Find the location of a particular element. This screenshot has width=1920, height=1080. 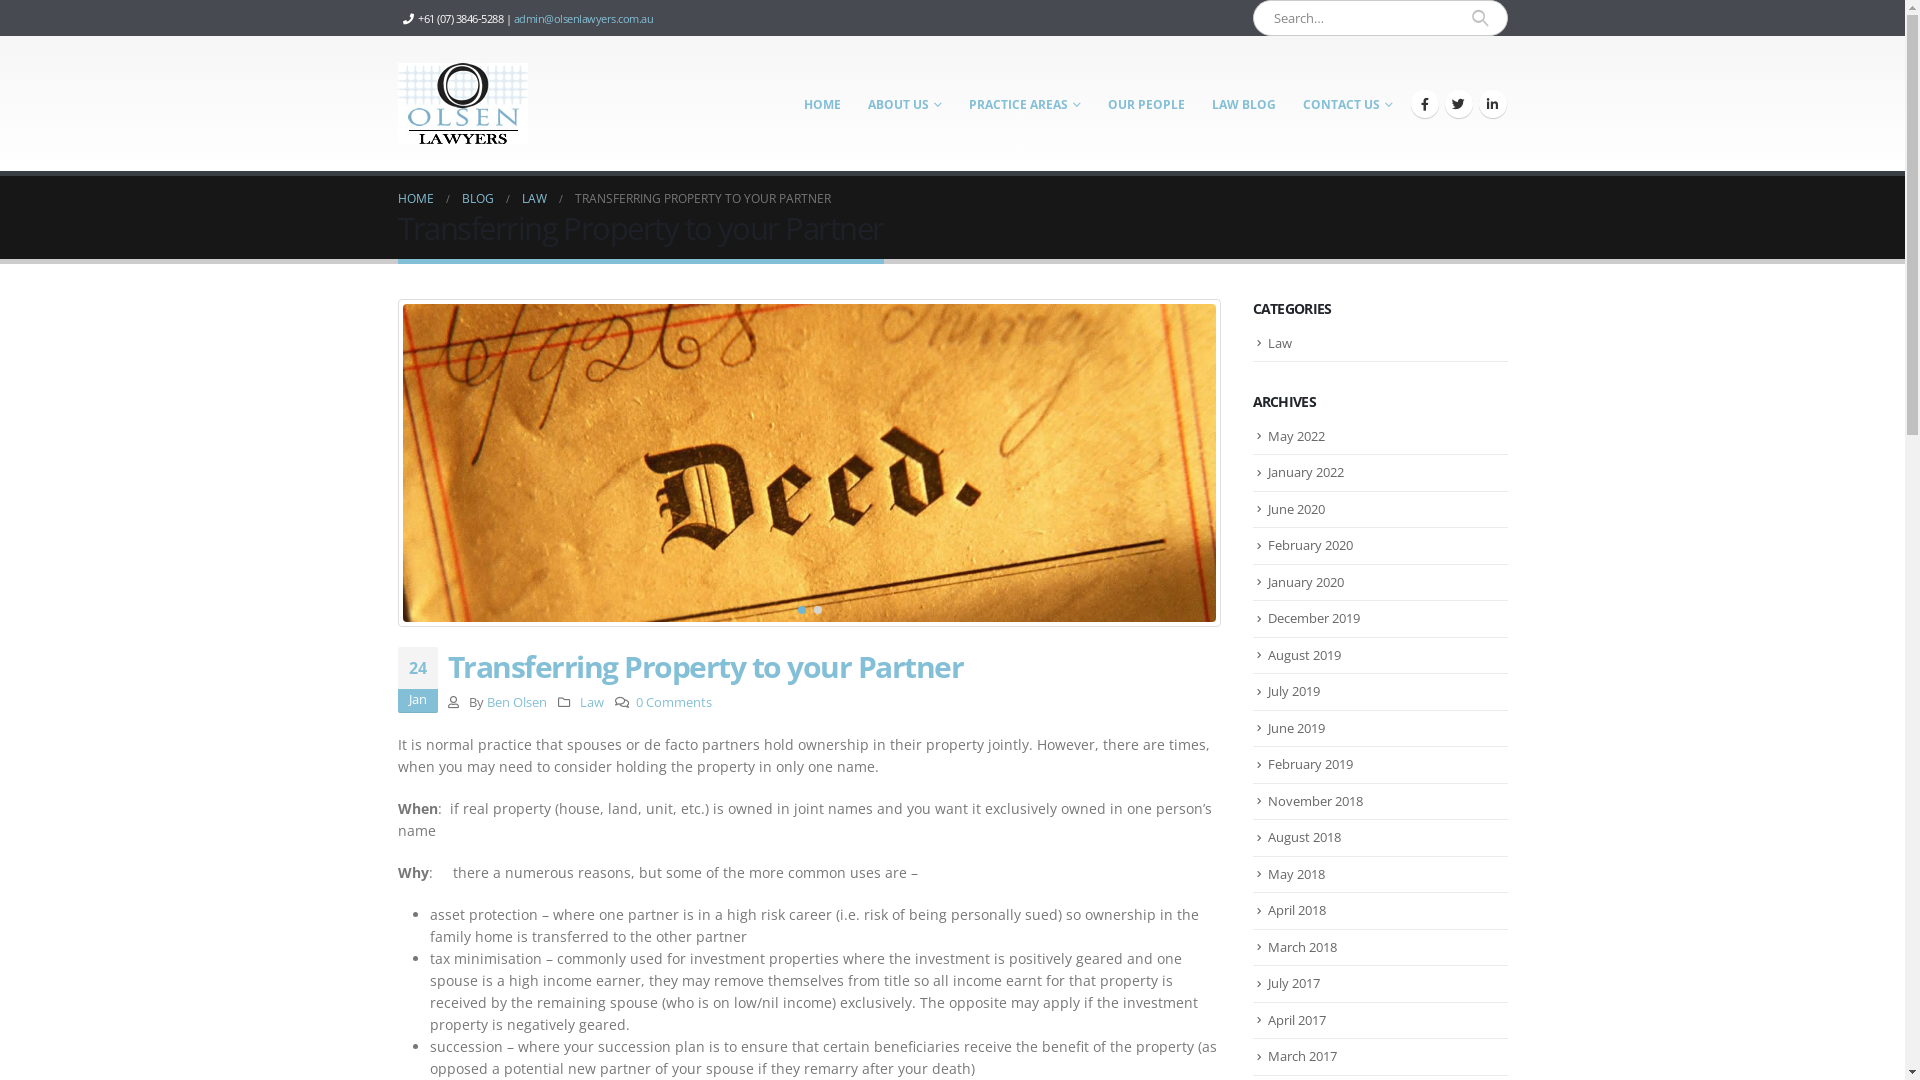

'BLOG' is located at coordinates (460, 199).